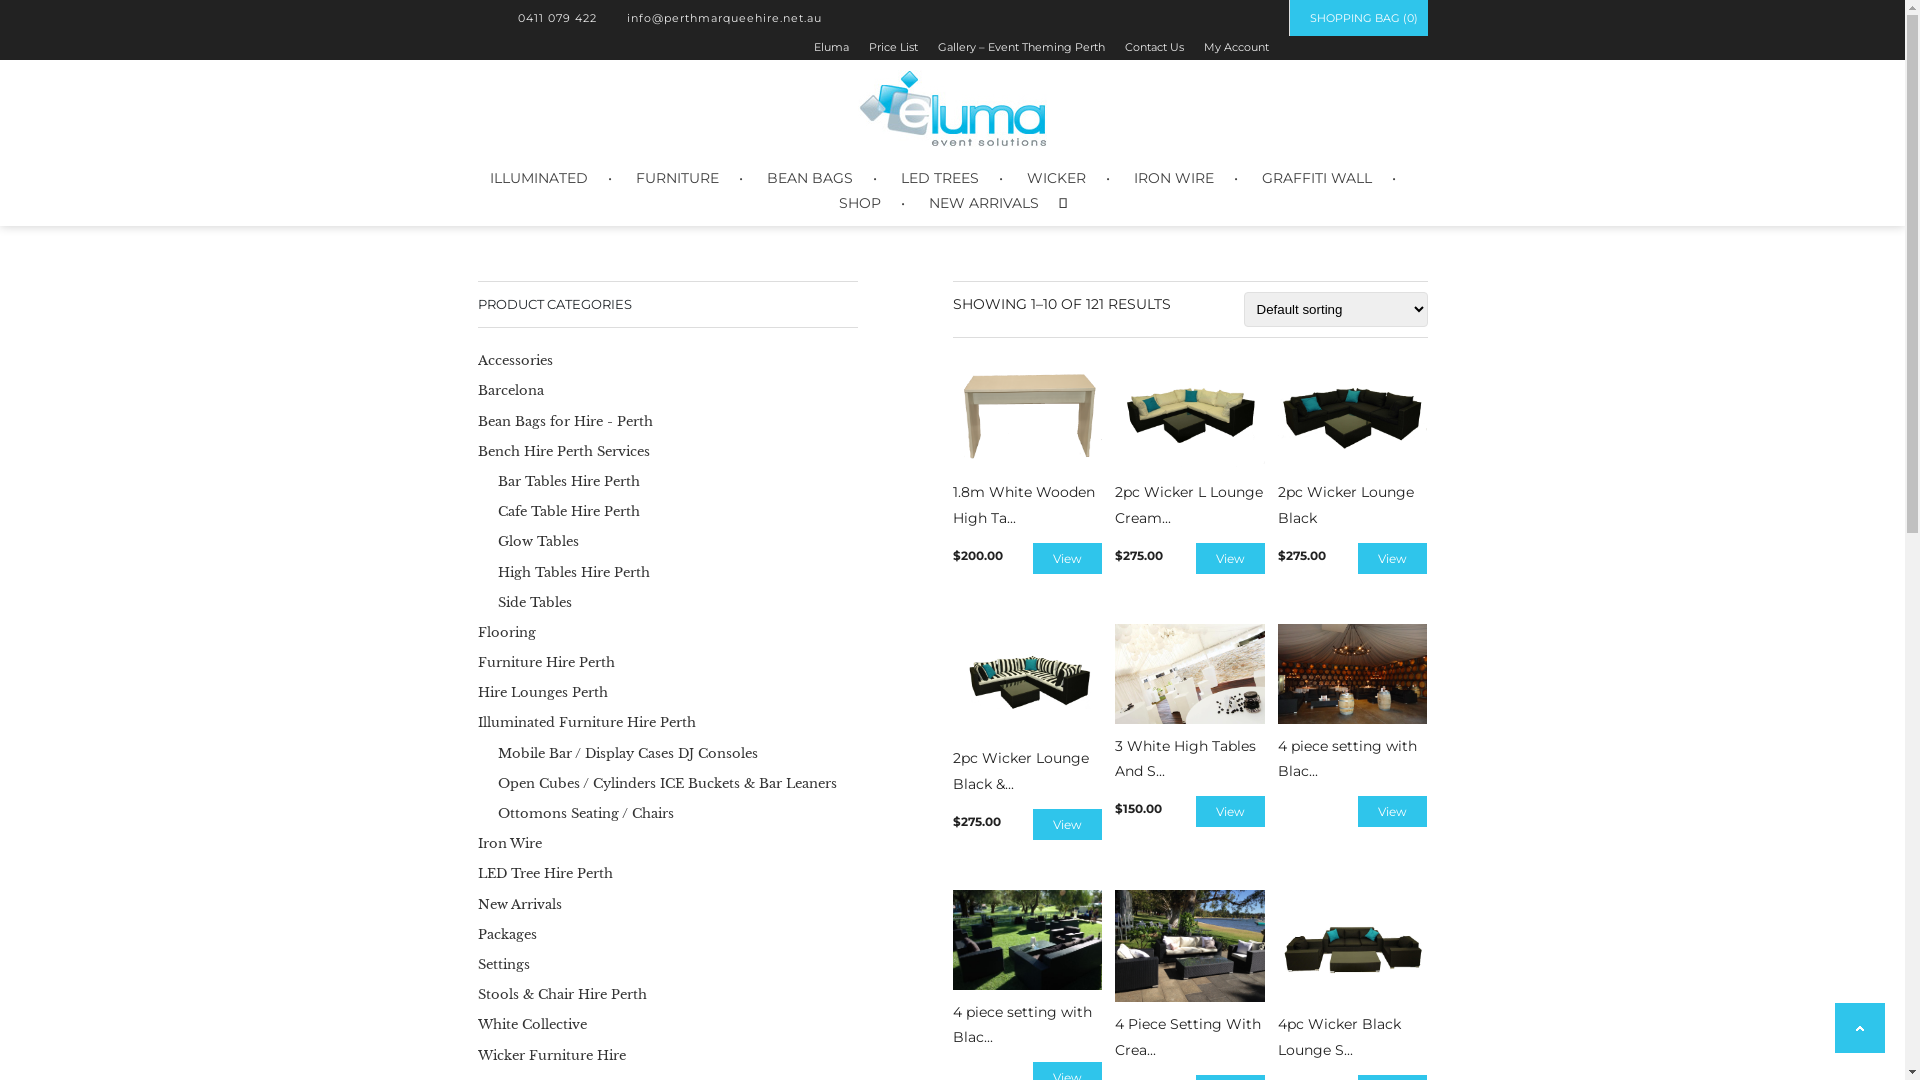 The image size is (1920, 1080). What do you see at coordinates (545, 872) in the screenshot?
I see `'LED Tree Hire Perth'` at bounding box center [545, 872].